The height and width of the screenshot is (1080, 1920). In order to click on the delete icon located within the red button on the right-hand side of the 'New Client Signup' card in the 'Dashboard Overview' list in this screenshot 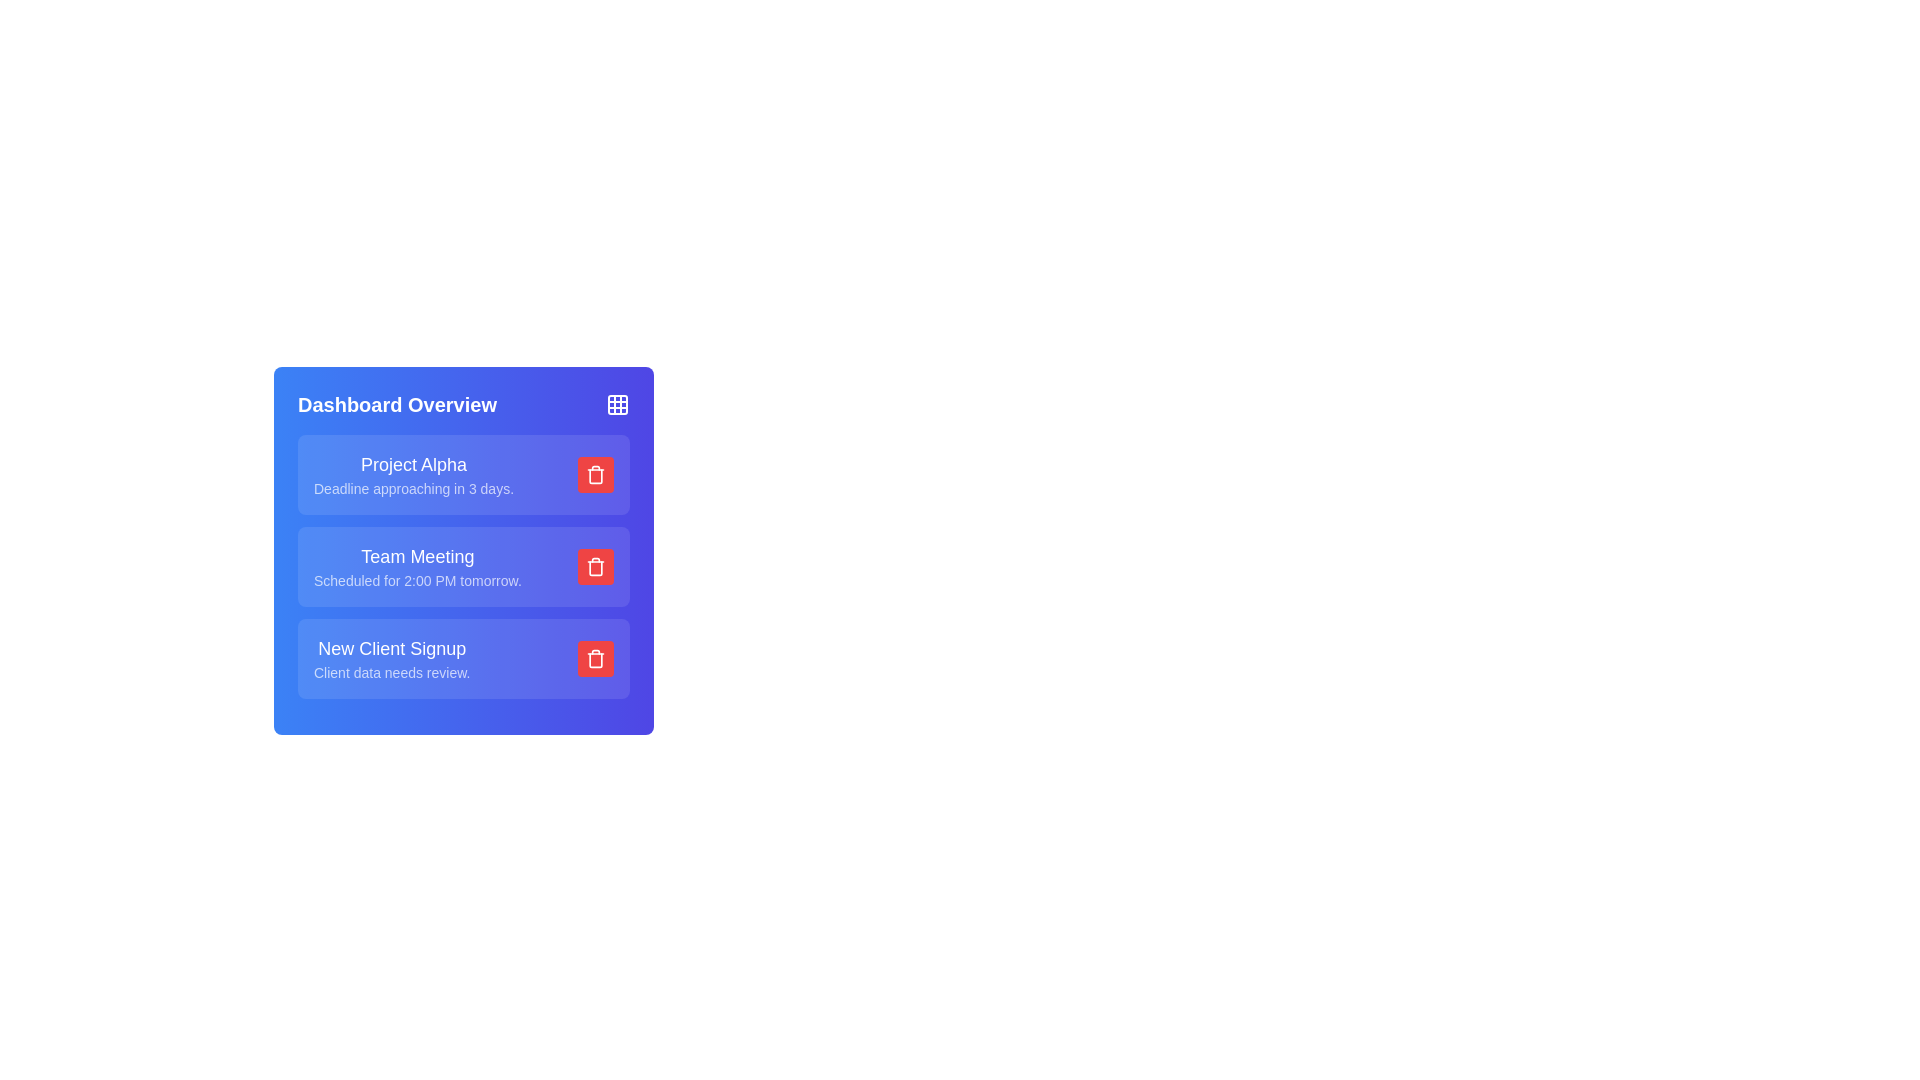, I will do `click(594, 659)`.